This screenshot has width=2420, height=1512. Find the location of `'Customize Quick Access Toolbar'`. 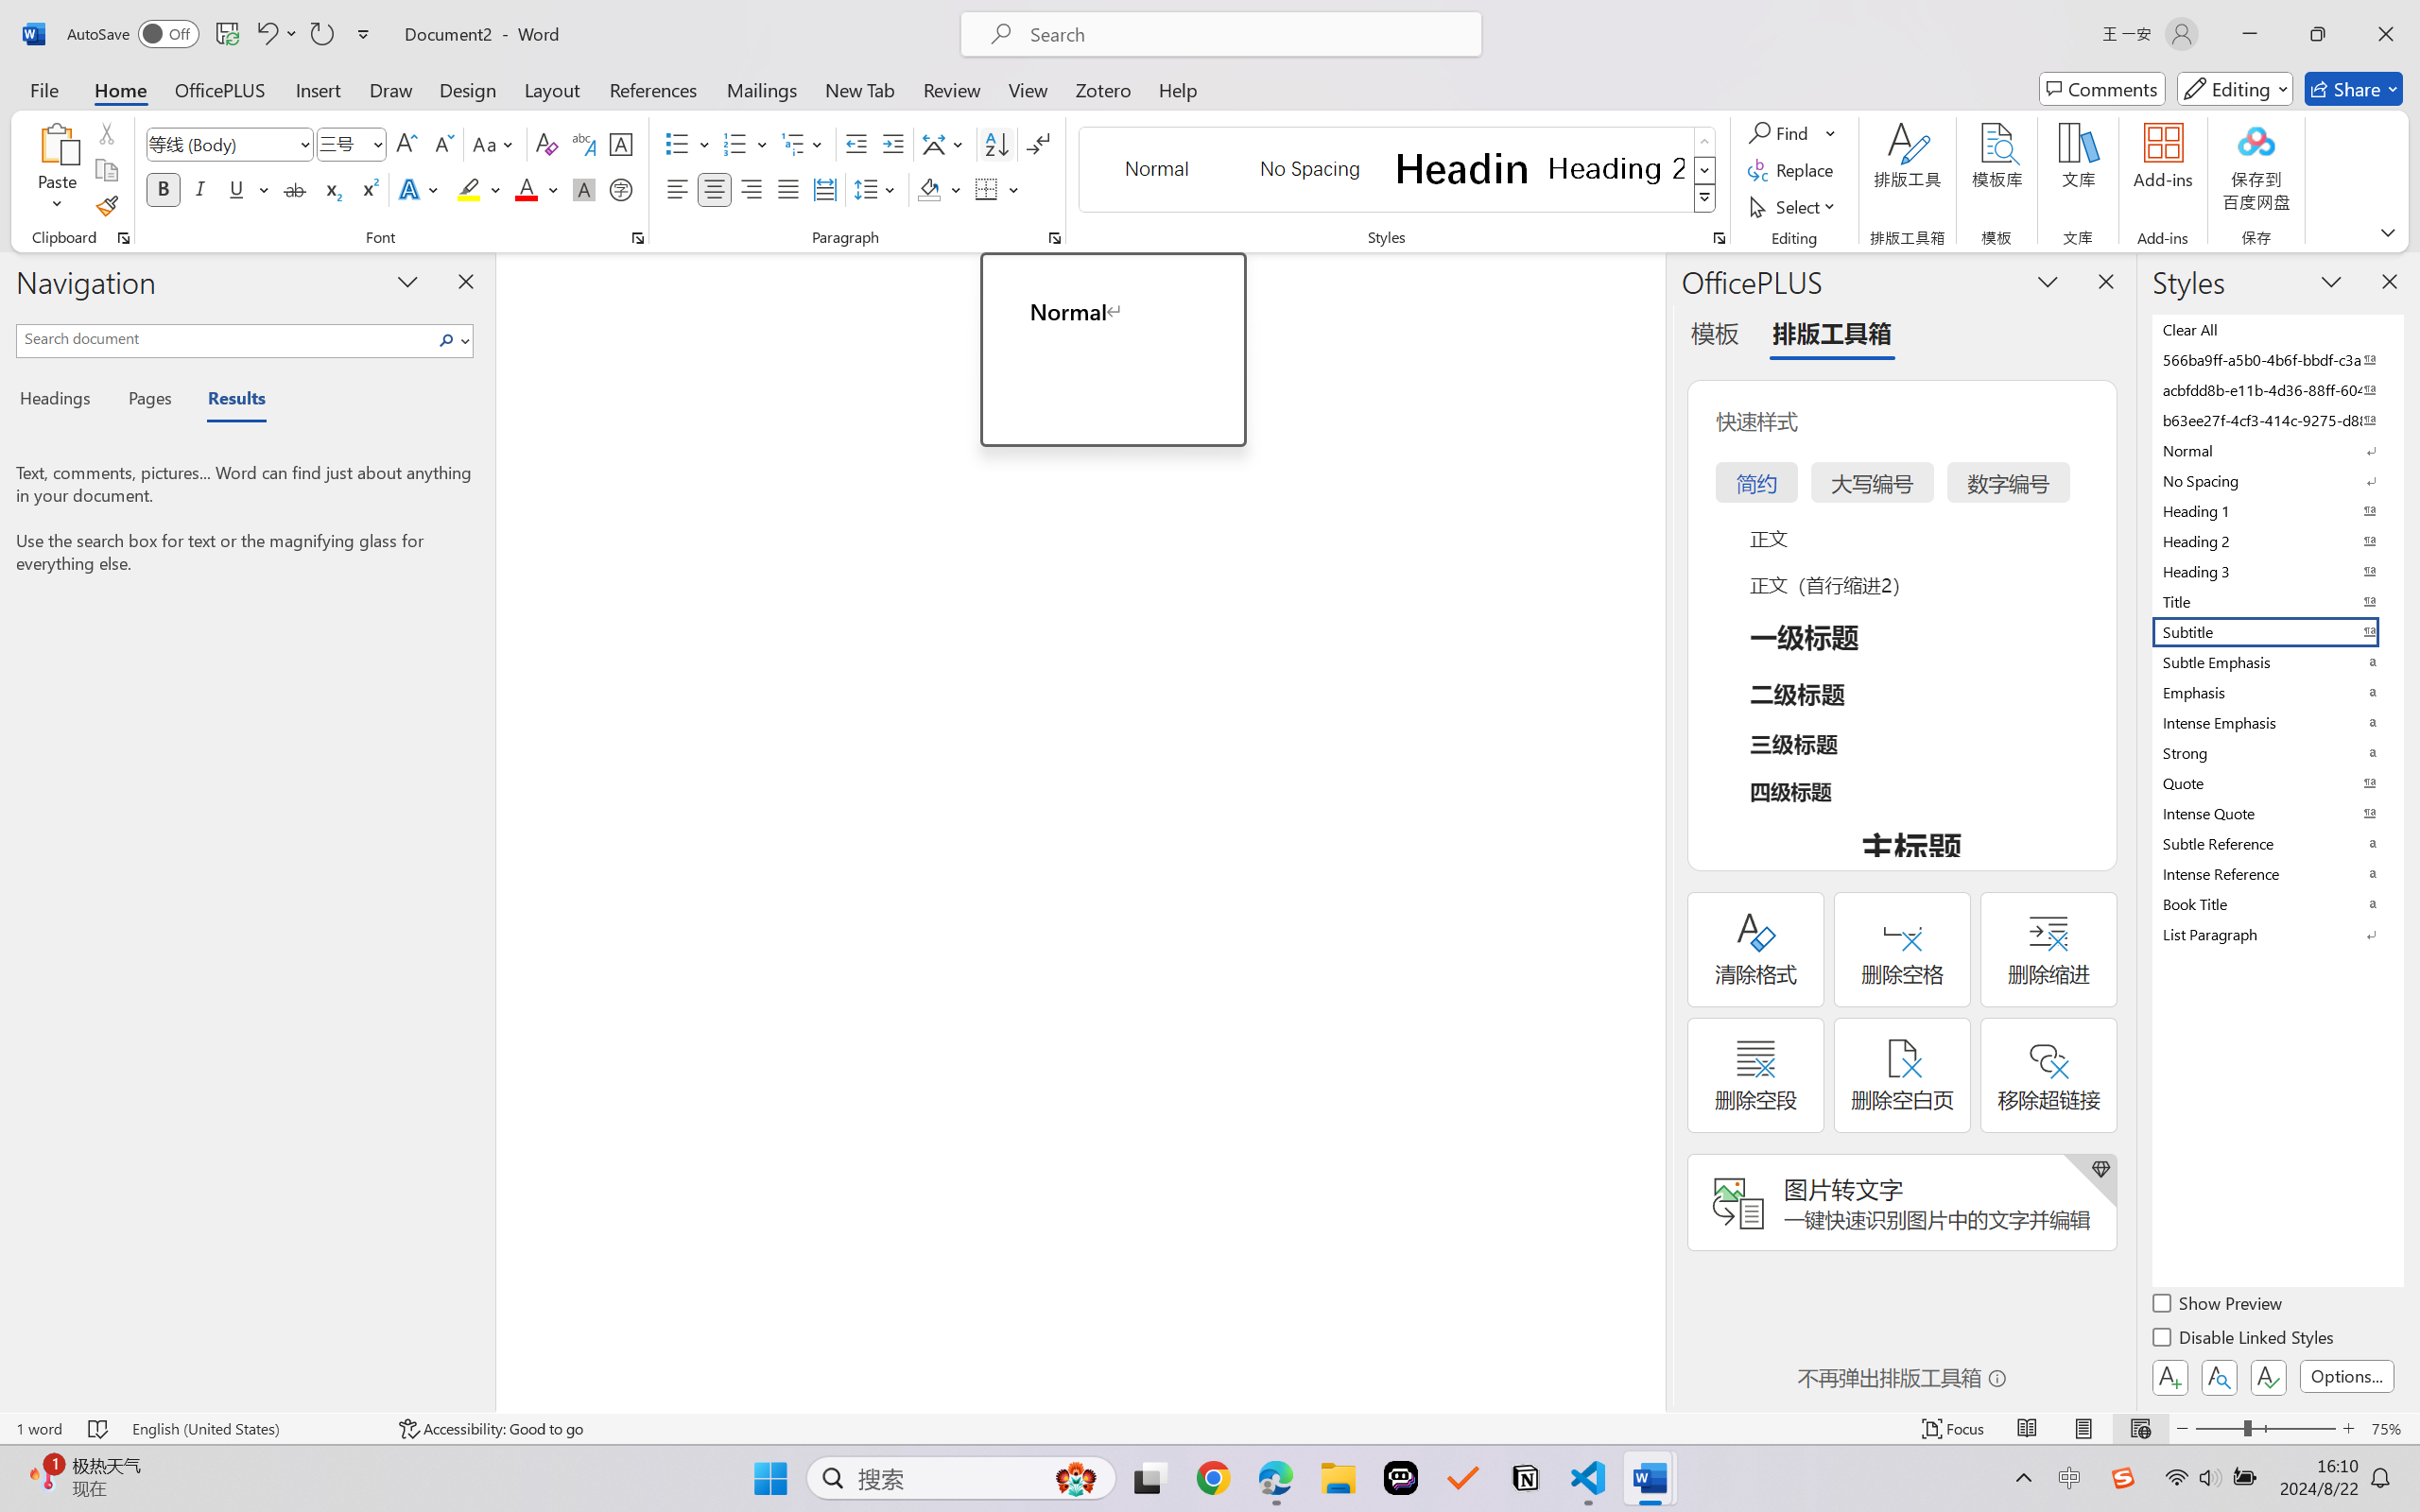

'Customize Quick Access Toolbar' is located at coordinates (363, 33).